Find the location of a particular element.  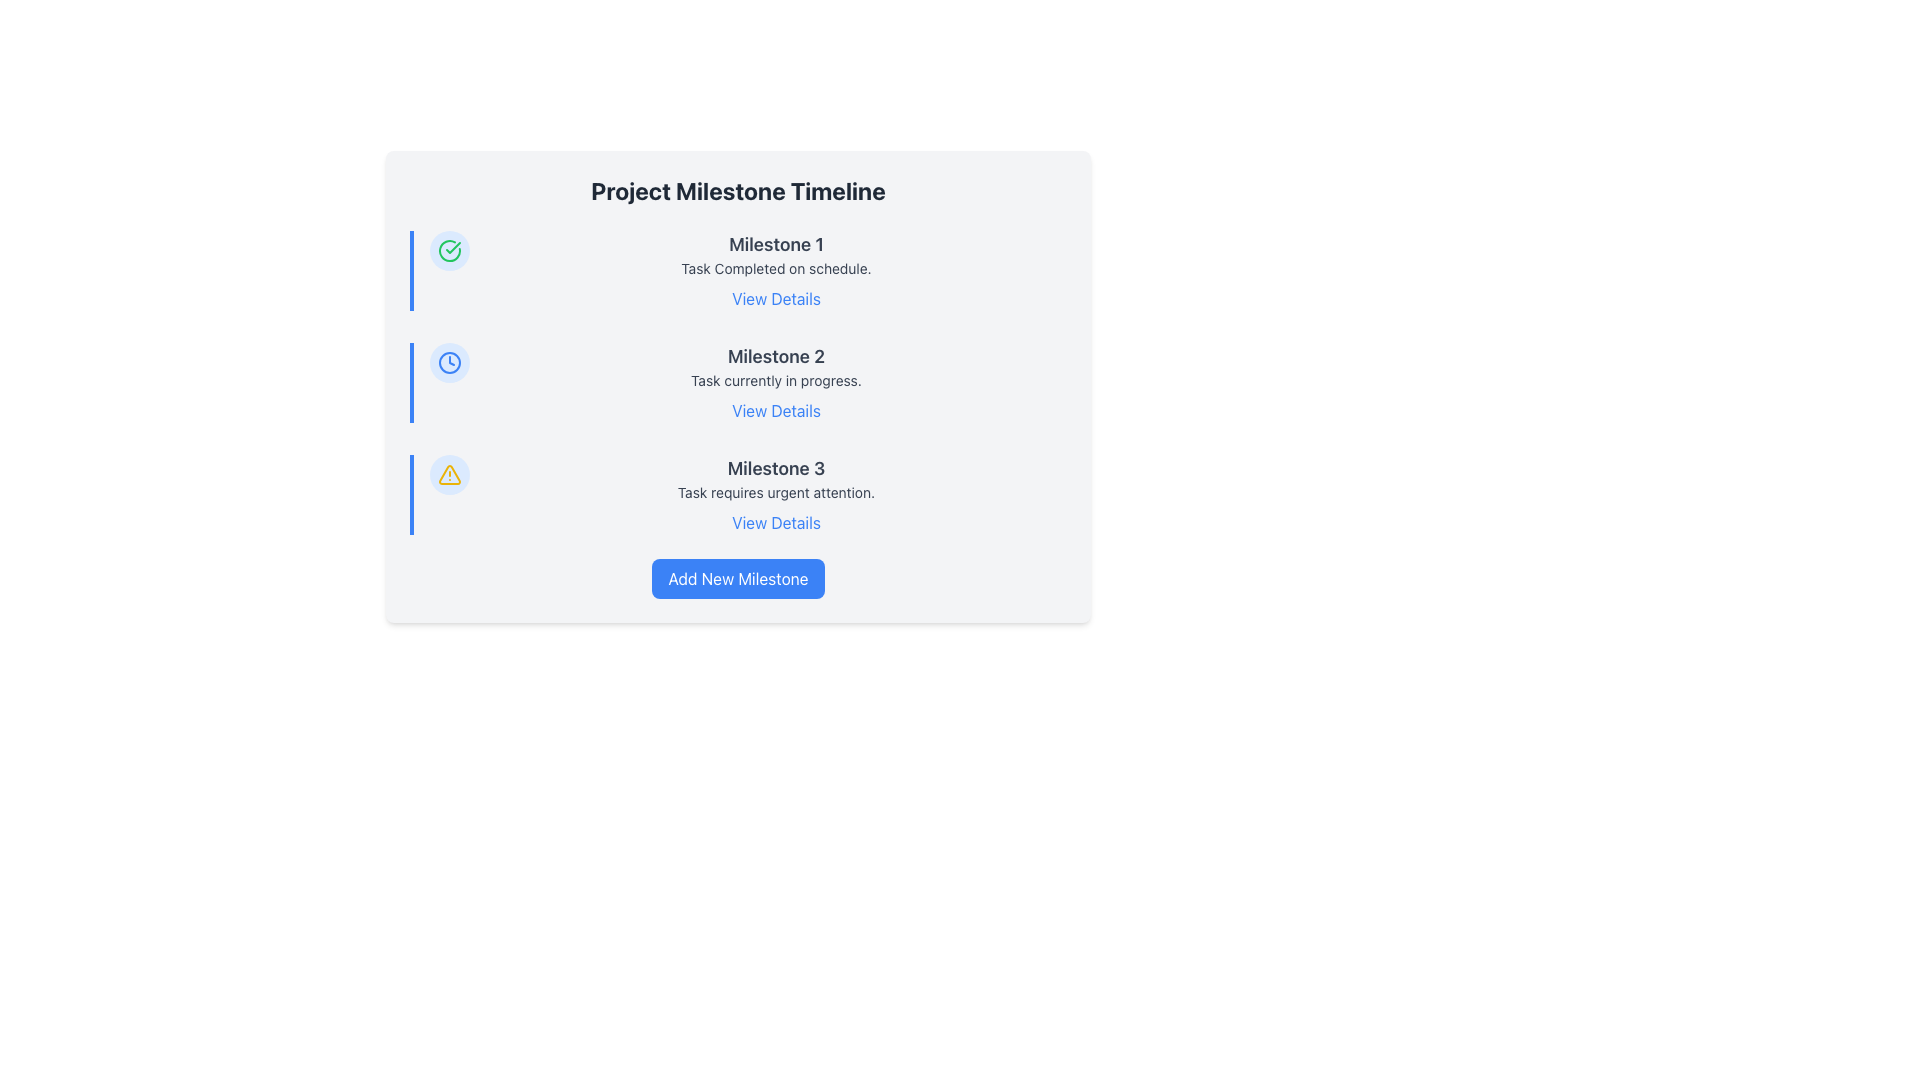

the rectangular blue button labeled 'Add New Milestone' located at the bottom-center of the 'Project Milestone Timeline' content box is located at coordinates (737, 578).